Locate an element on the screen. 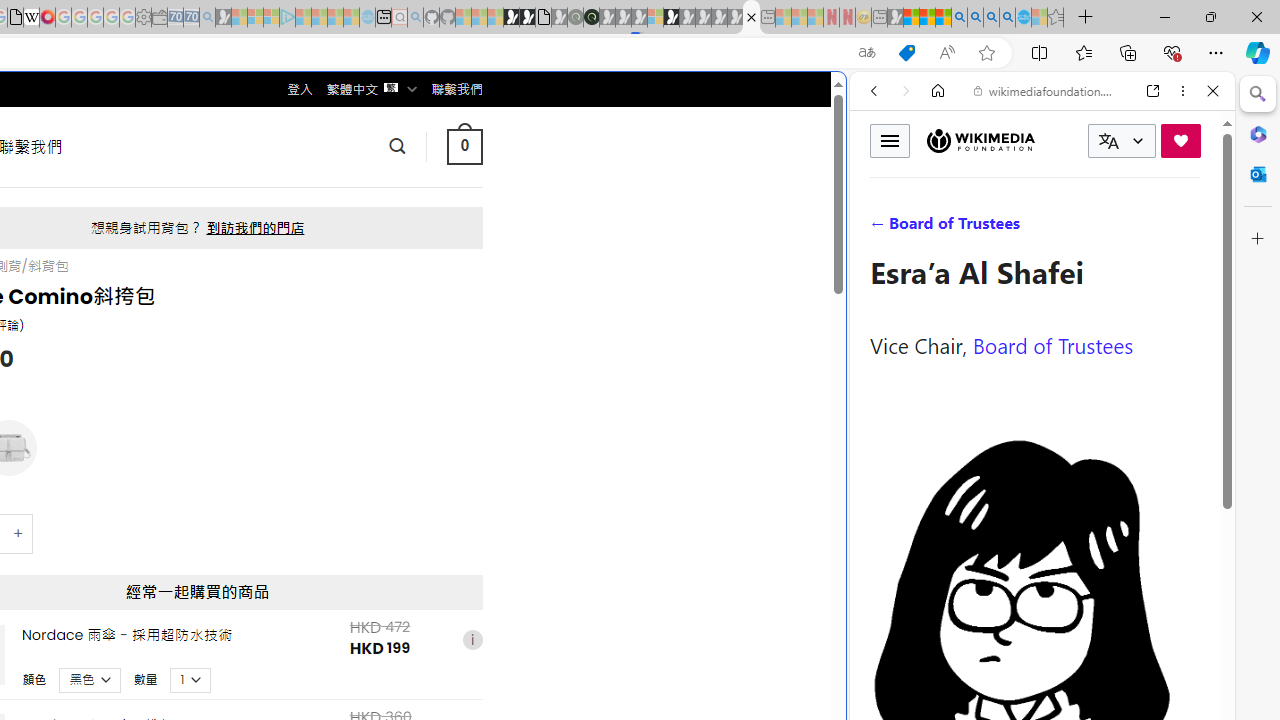 This screenshot has height=720, width=1280. 'Open link in new tab' is located at coordinates (1153, 91).